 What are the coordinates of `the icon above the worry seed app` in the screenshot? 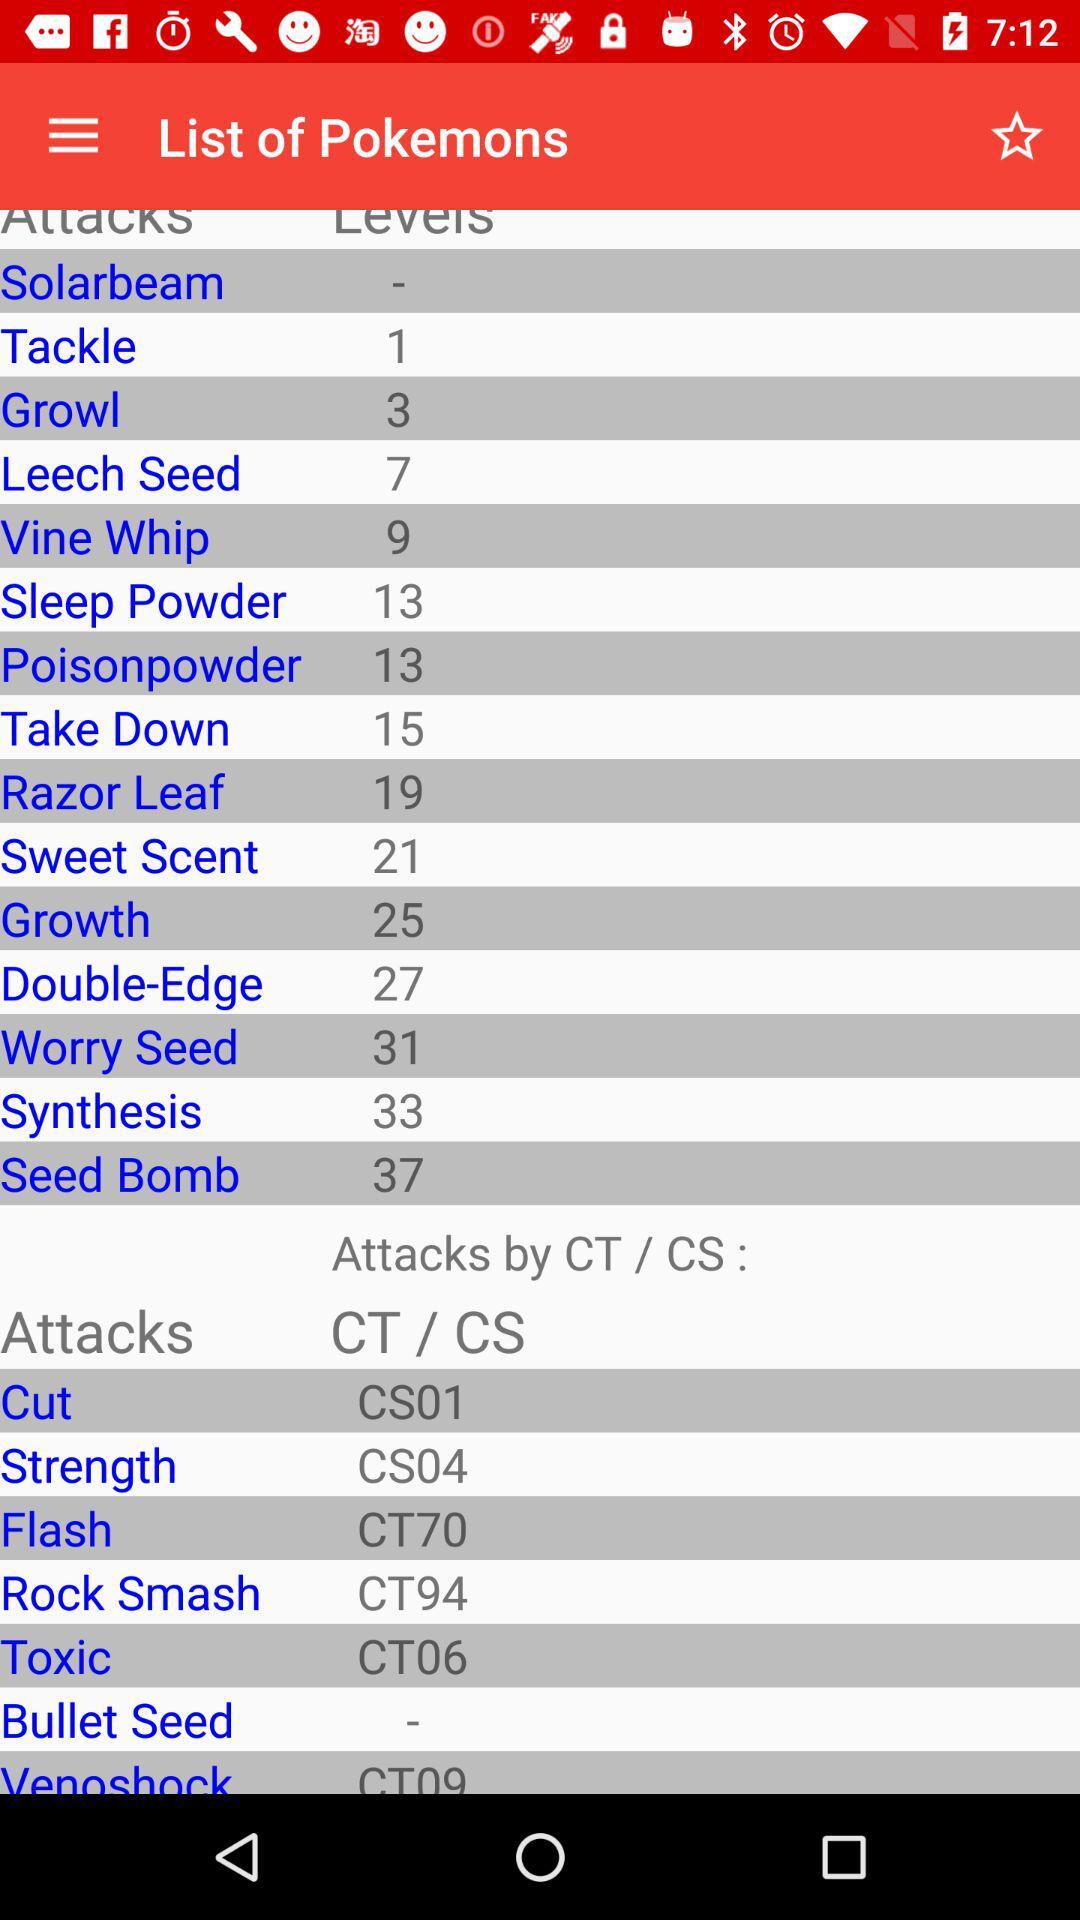 It's located at (149, 982).